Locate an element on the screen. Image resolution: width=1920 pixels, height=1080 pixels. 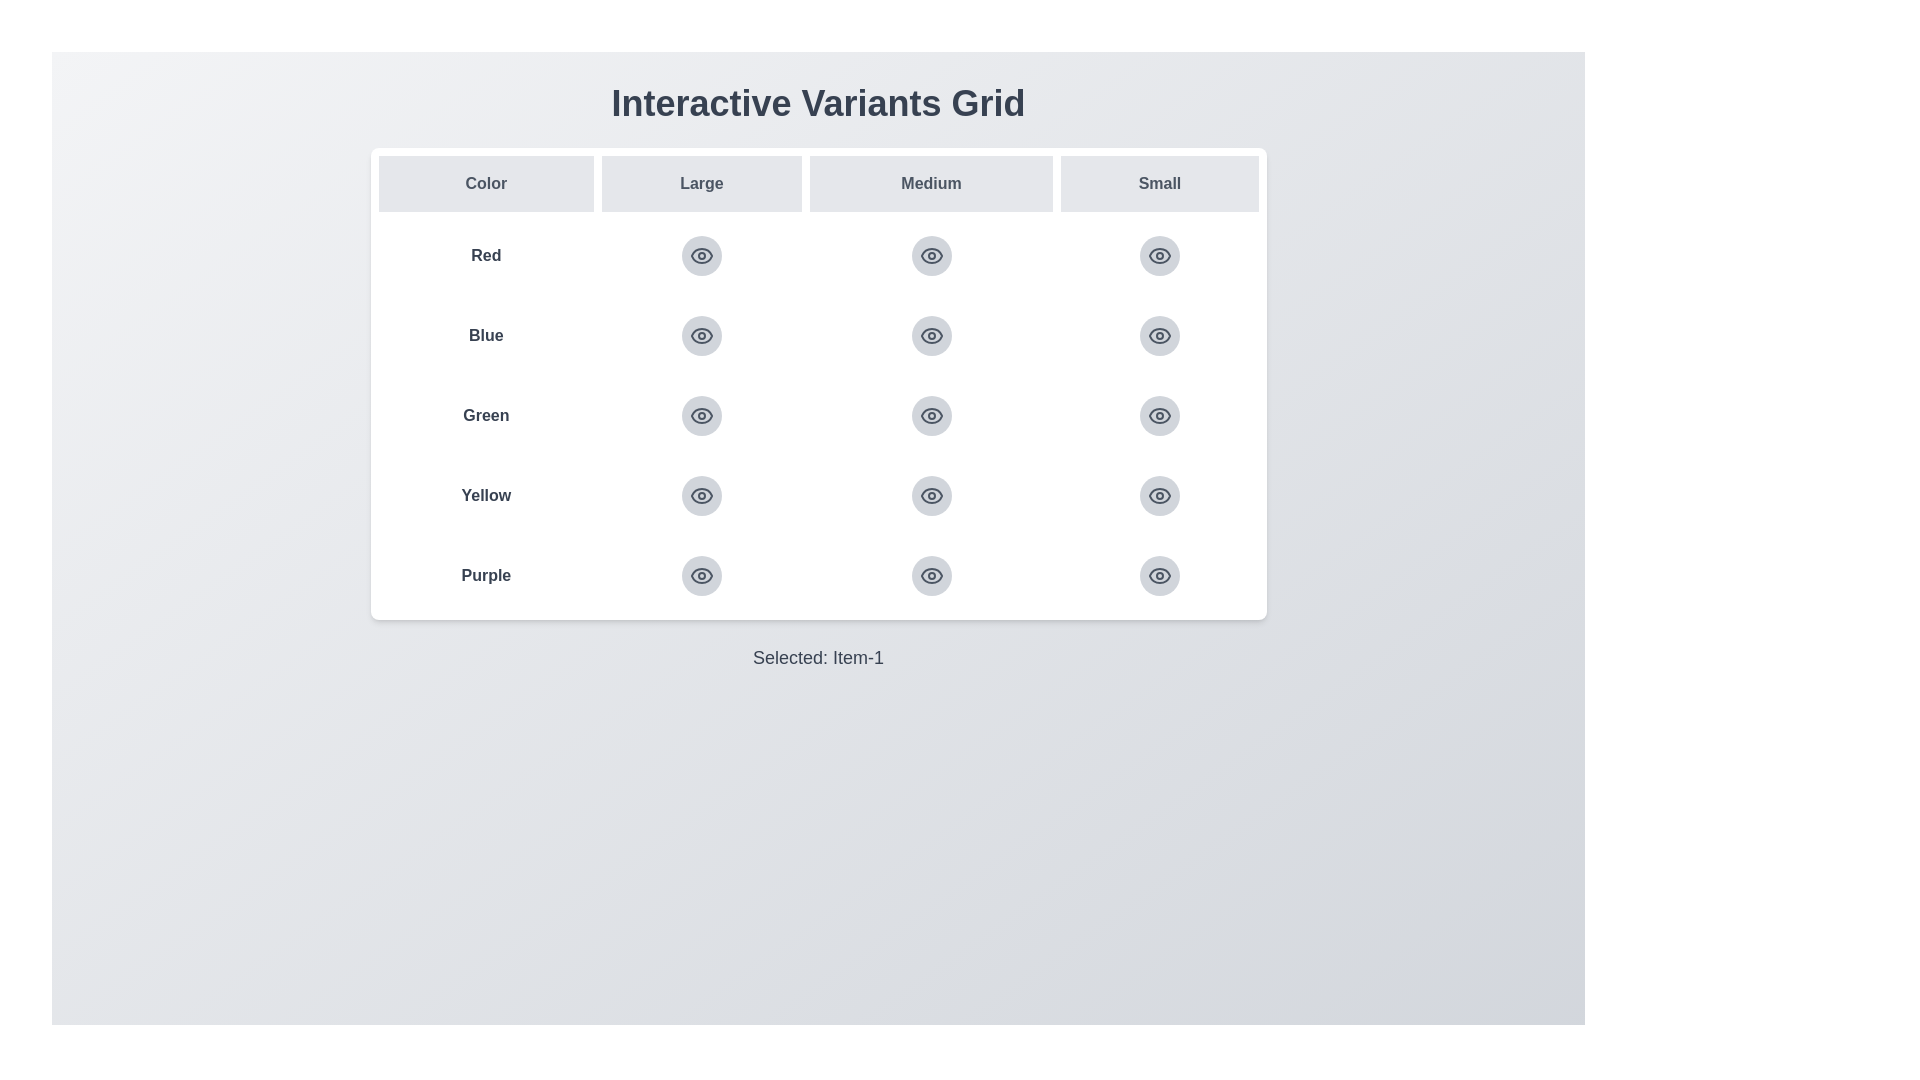
the 'Small' column header, which is styled as bold text in medium-dark gray and positioned as the fourth column header in a grid layout is located at coordinates (1160, 184).